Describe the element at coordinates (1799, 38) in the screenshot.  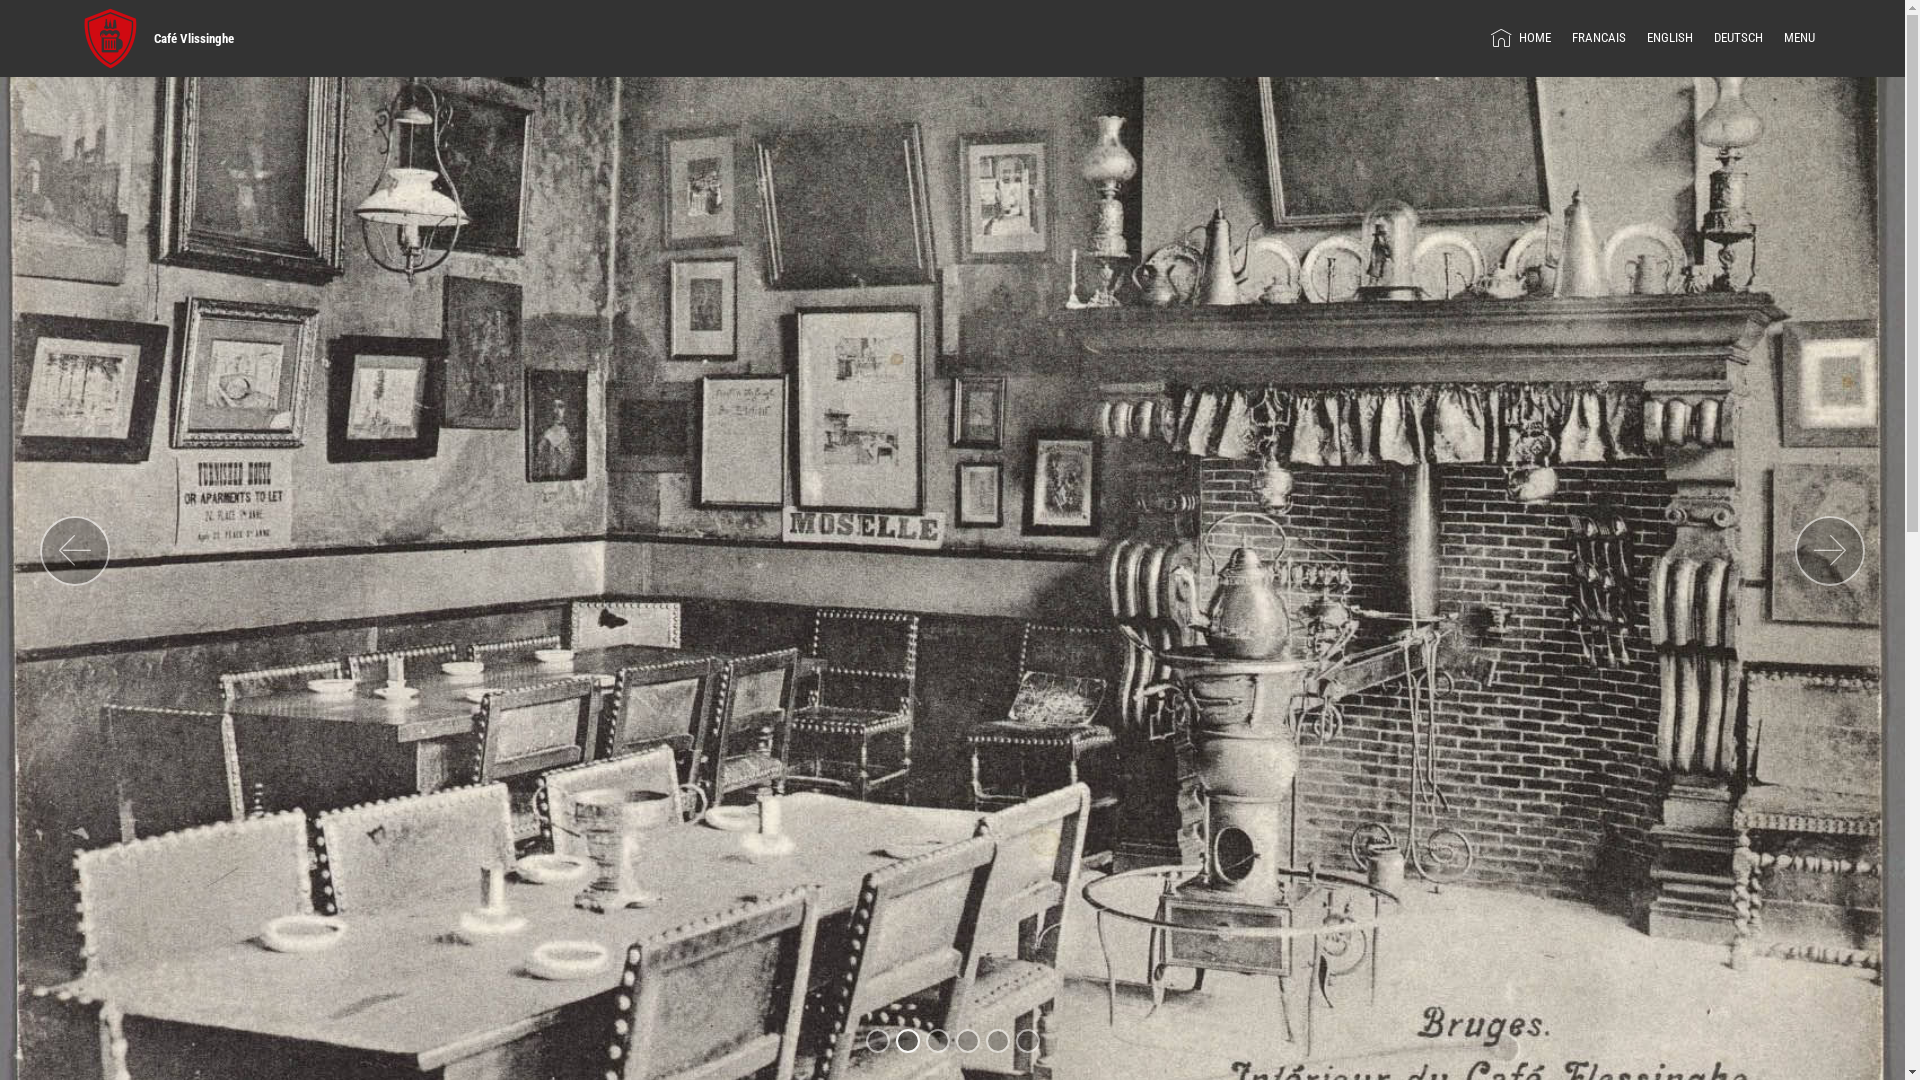
I see `'MENU'` at that location.